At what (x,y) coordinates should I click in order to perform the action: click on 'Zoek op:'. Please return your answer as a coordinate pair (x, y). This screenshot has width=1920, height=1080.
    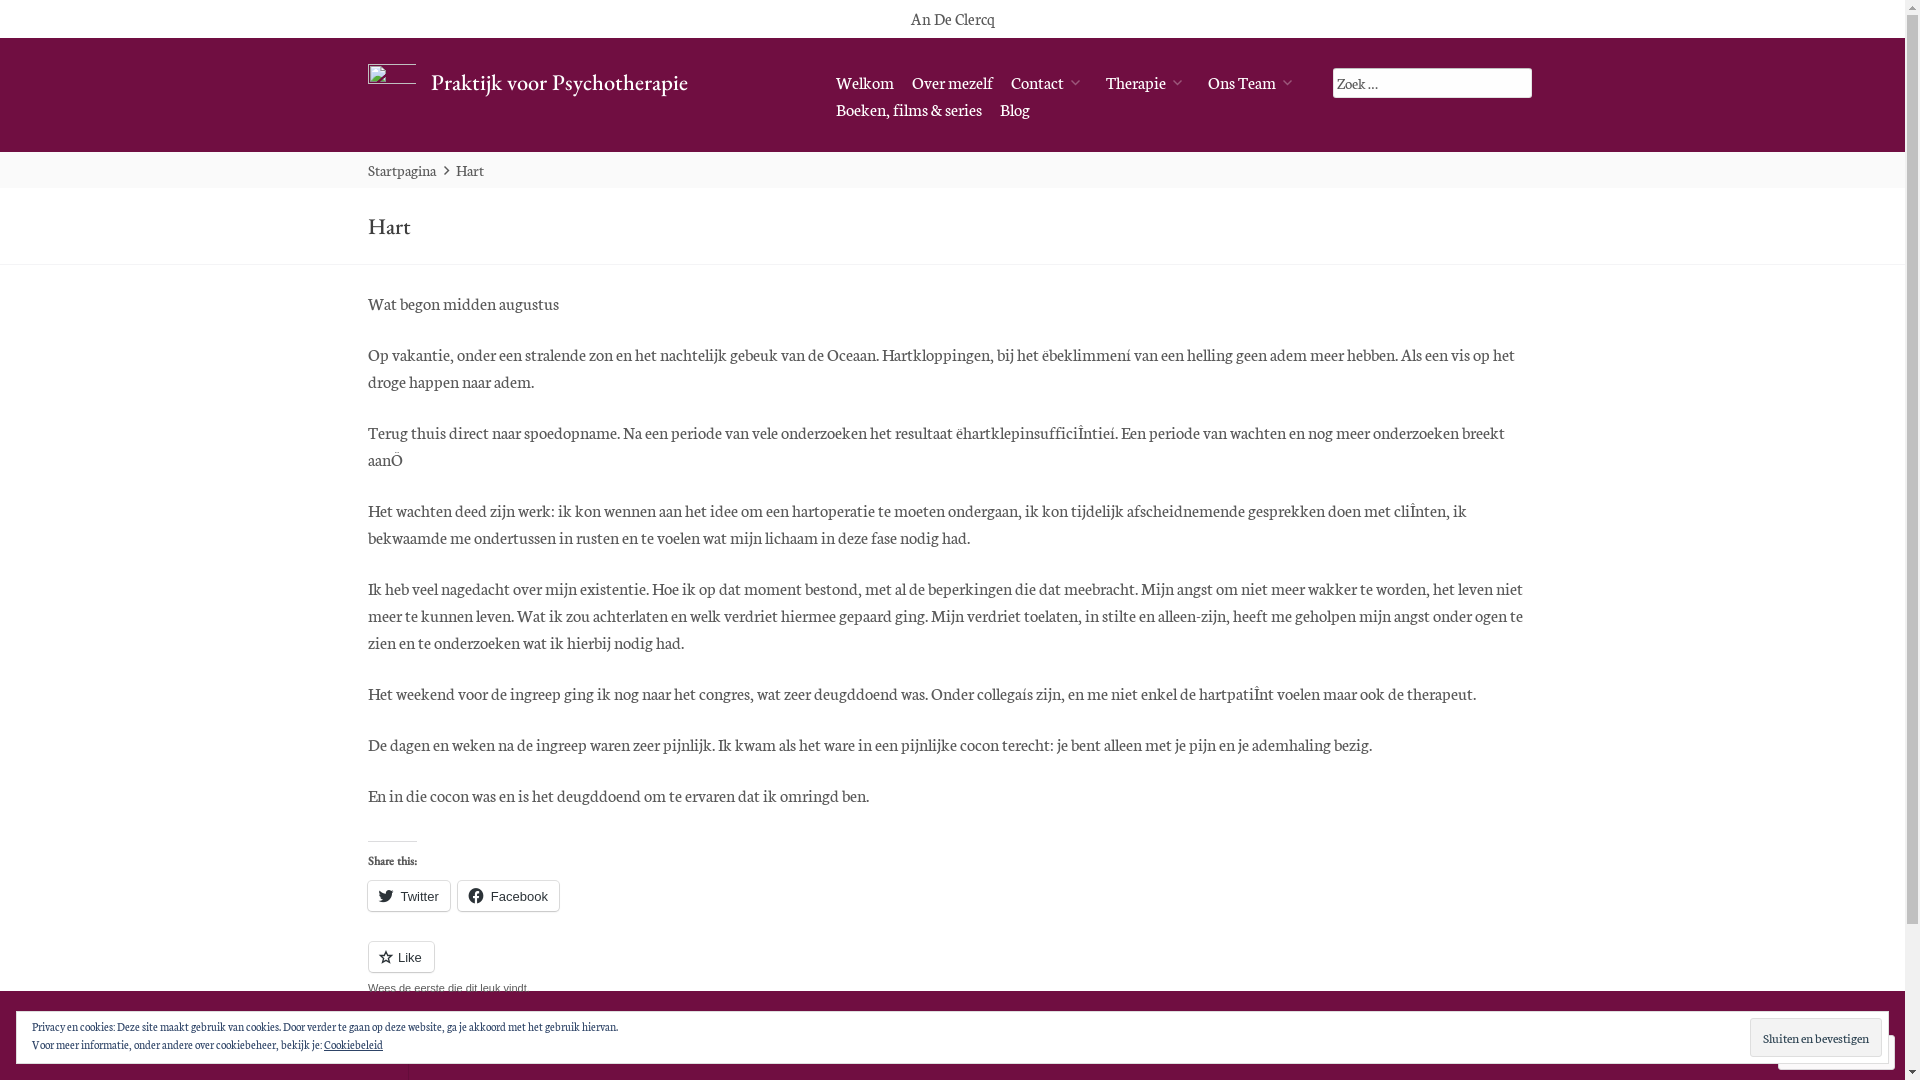
    Looking at the image, I should click on (1431, 82).